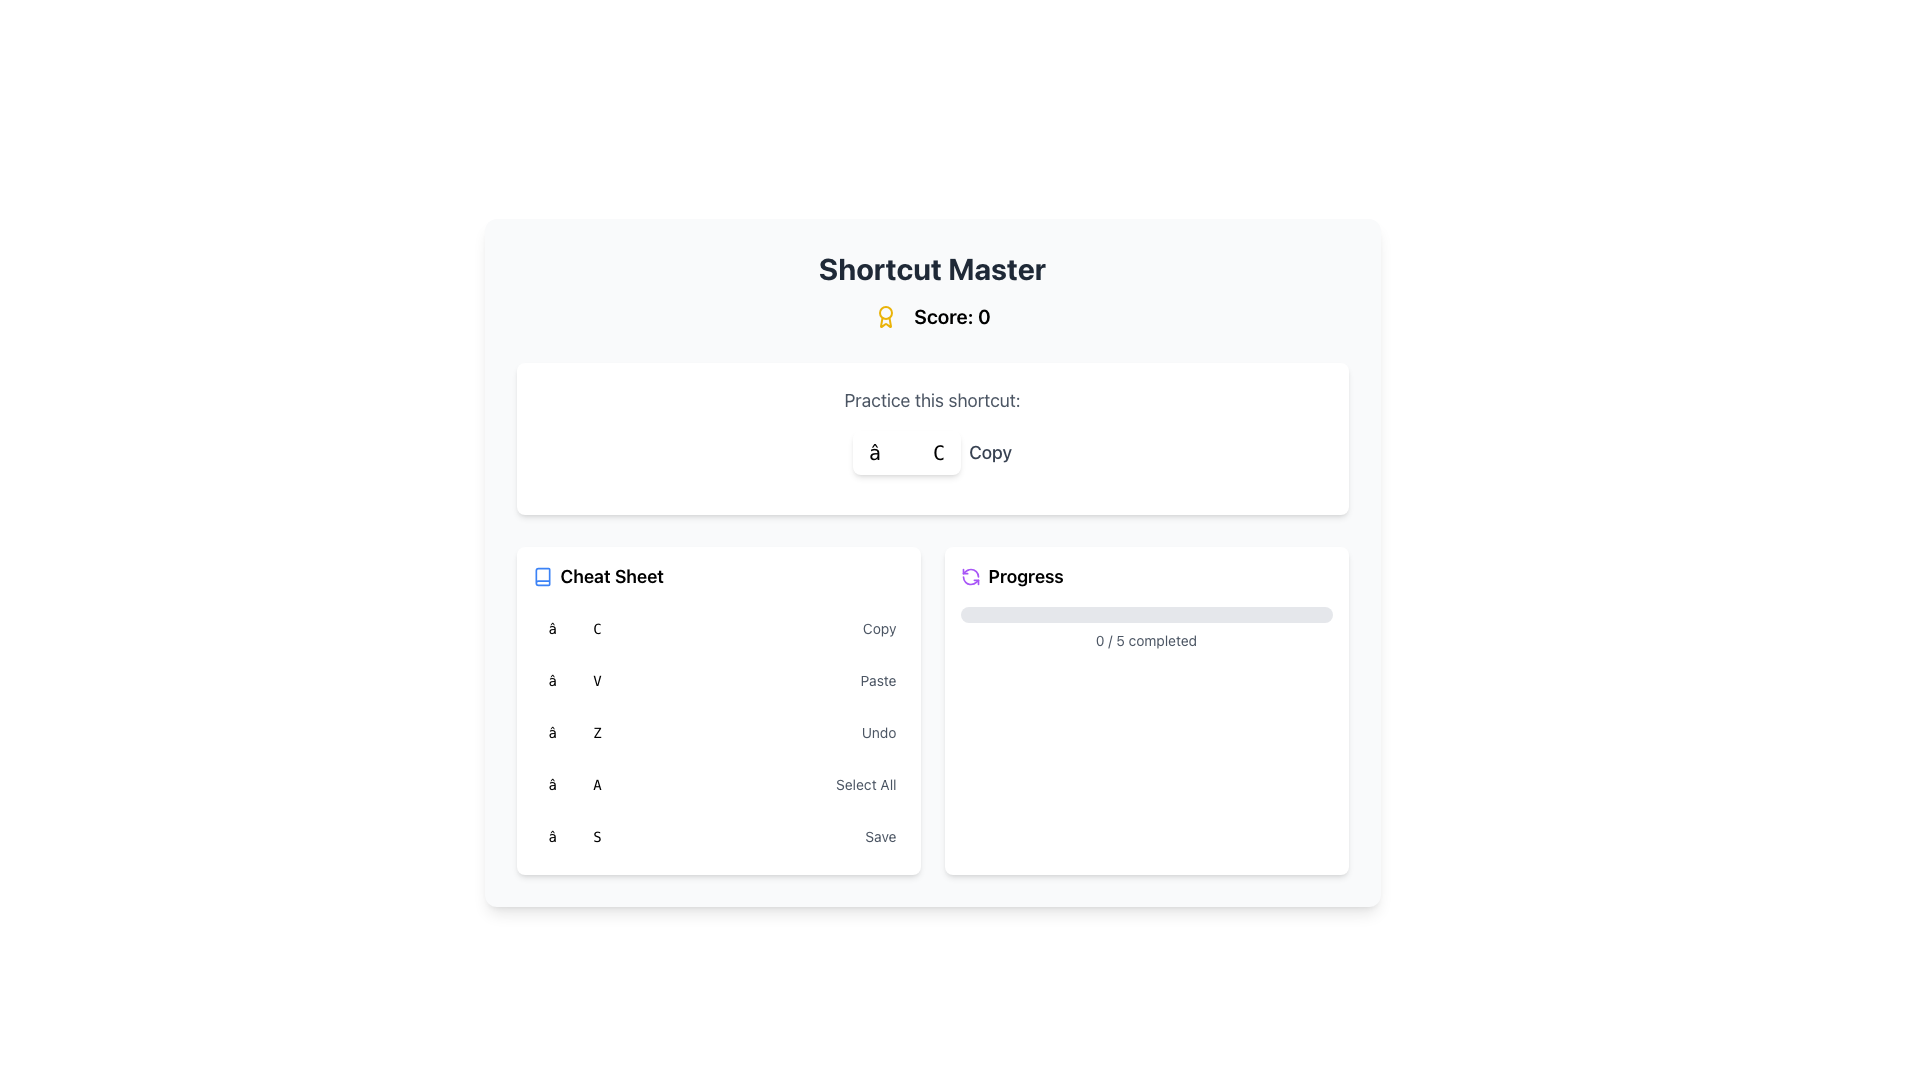  What do you see at coordinates (1012, 577) in the screenshot?
I see `the 'Progress' Text Label with Icon, which indicates the purpose of the progress section in the top-right card of the interface` at bounding box center [1012, 577].